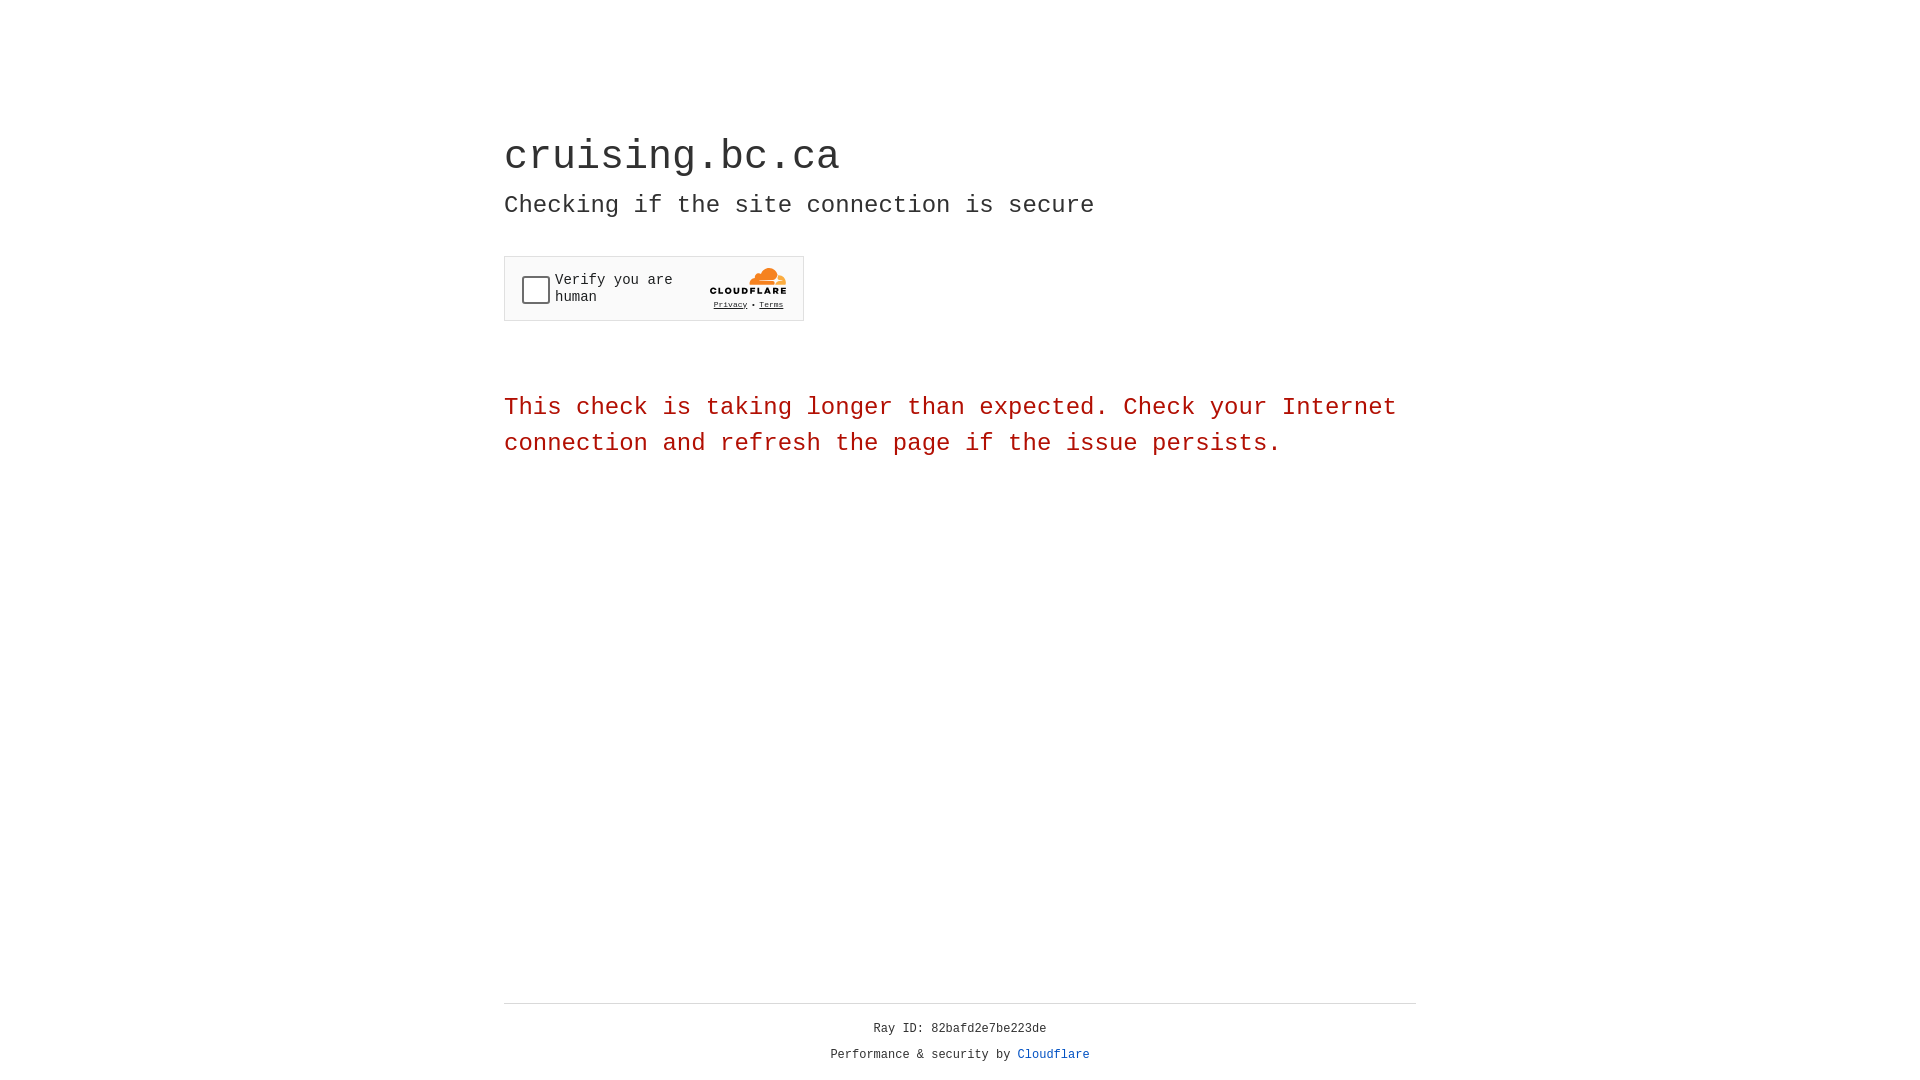 The image size is (1920, 1080). Describe the element at coordinates (1053, 1054) in the screenshot. I see `'Cloudflare'` at that location.